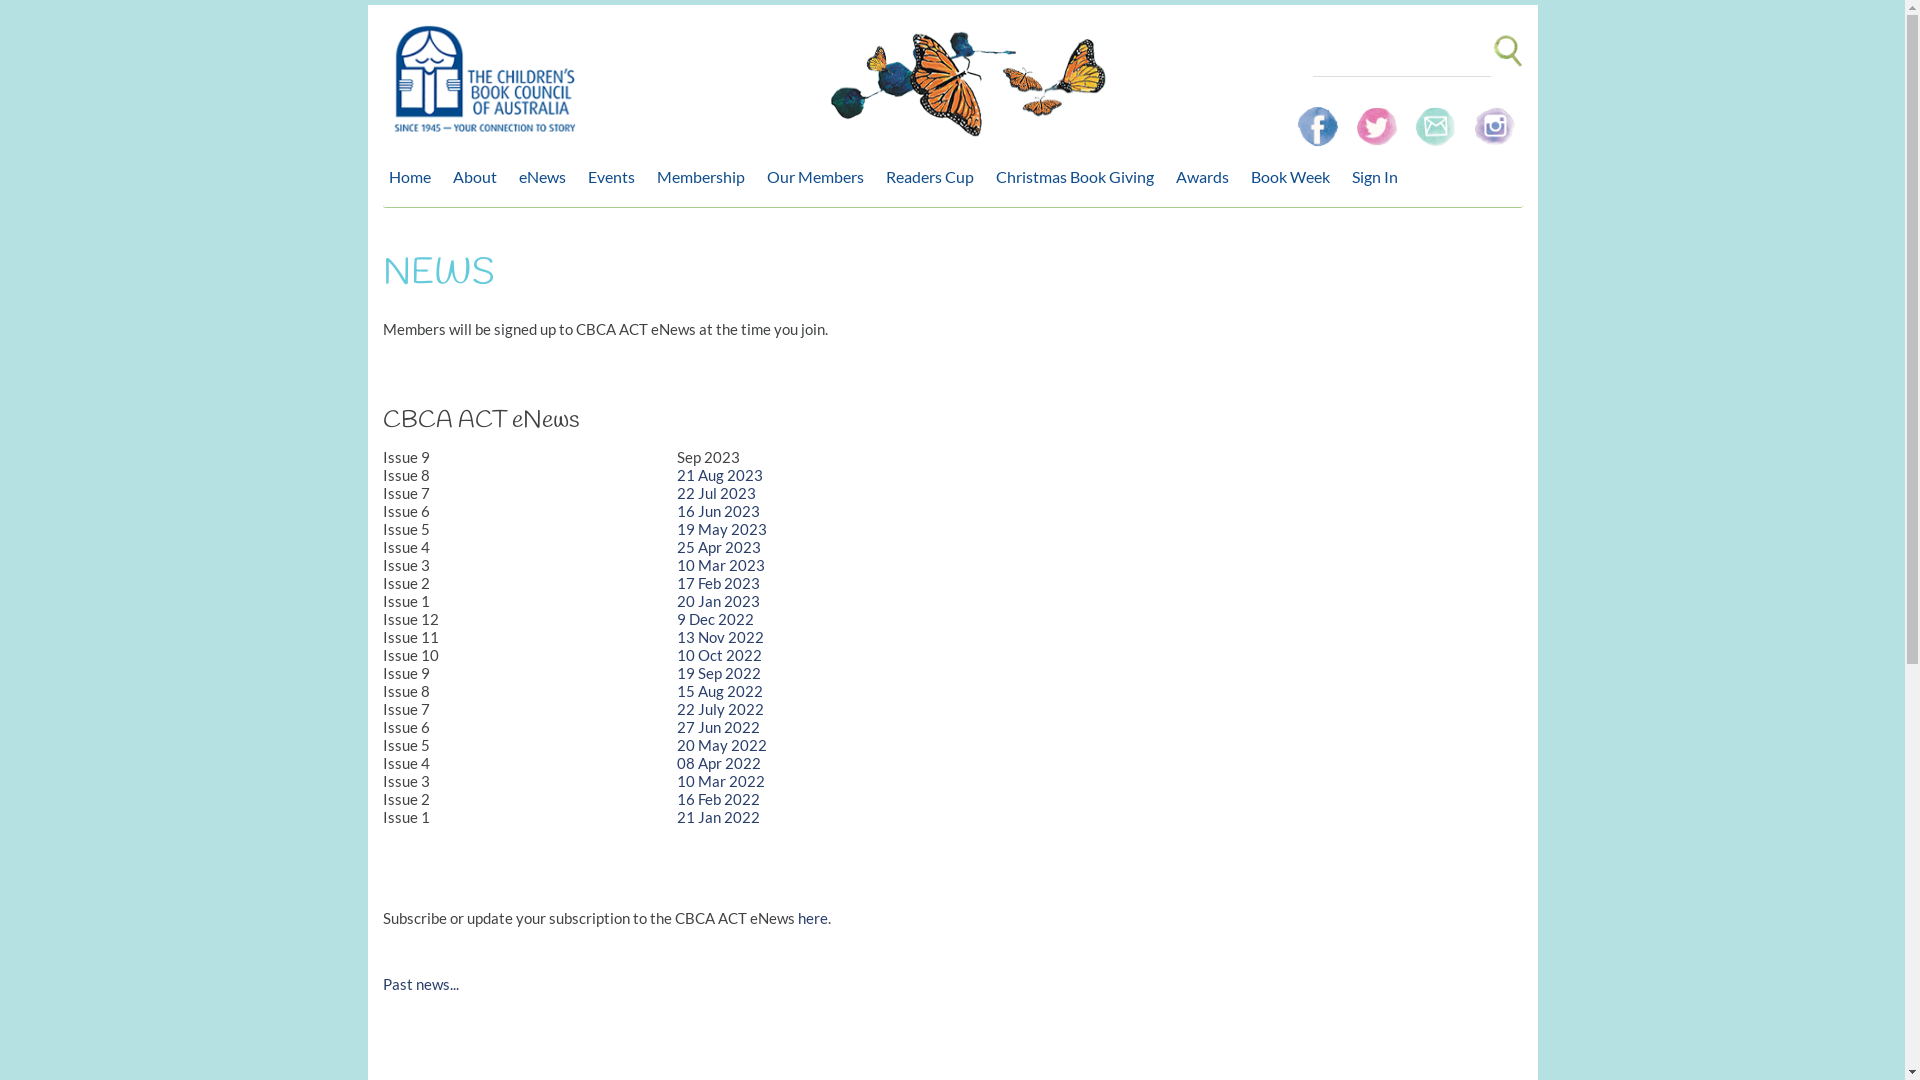 This screenshot has width=1920, height=1080. Describe the element at coordinates (716, 493) in the screenshot. I see `'22 Jul 2023'` at that location.